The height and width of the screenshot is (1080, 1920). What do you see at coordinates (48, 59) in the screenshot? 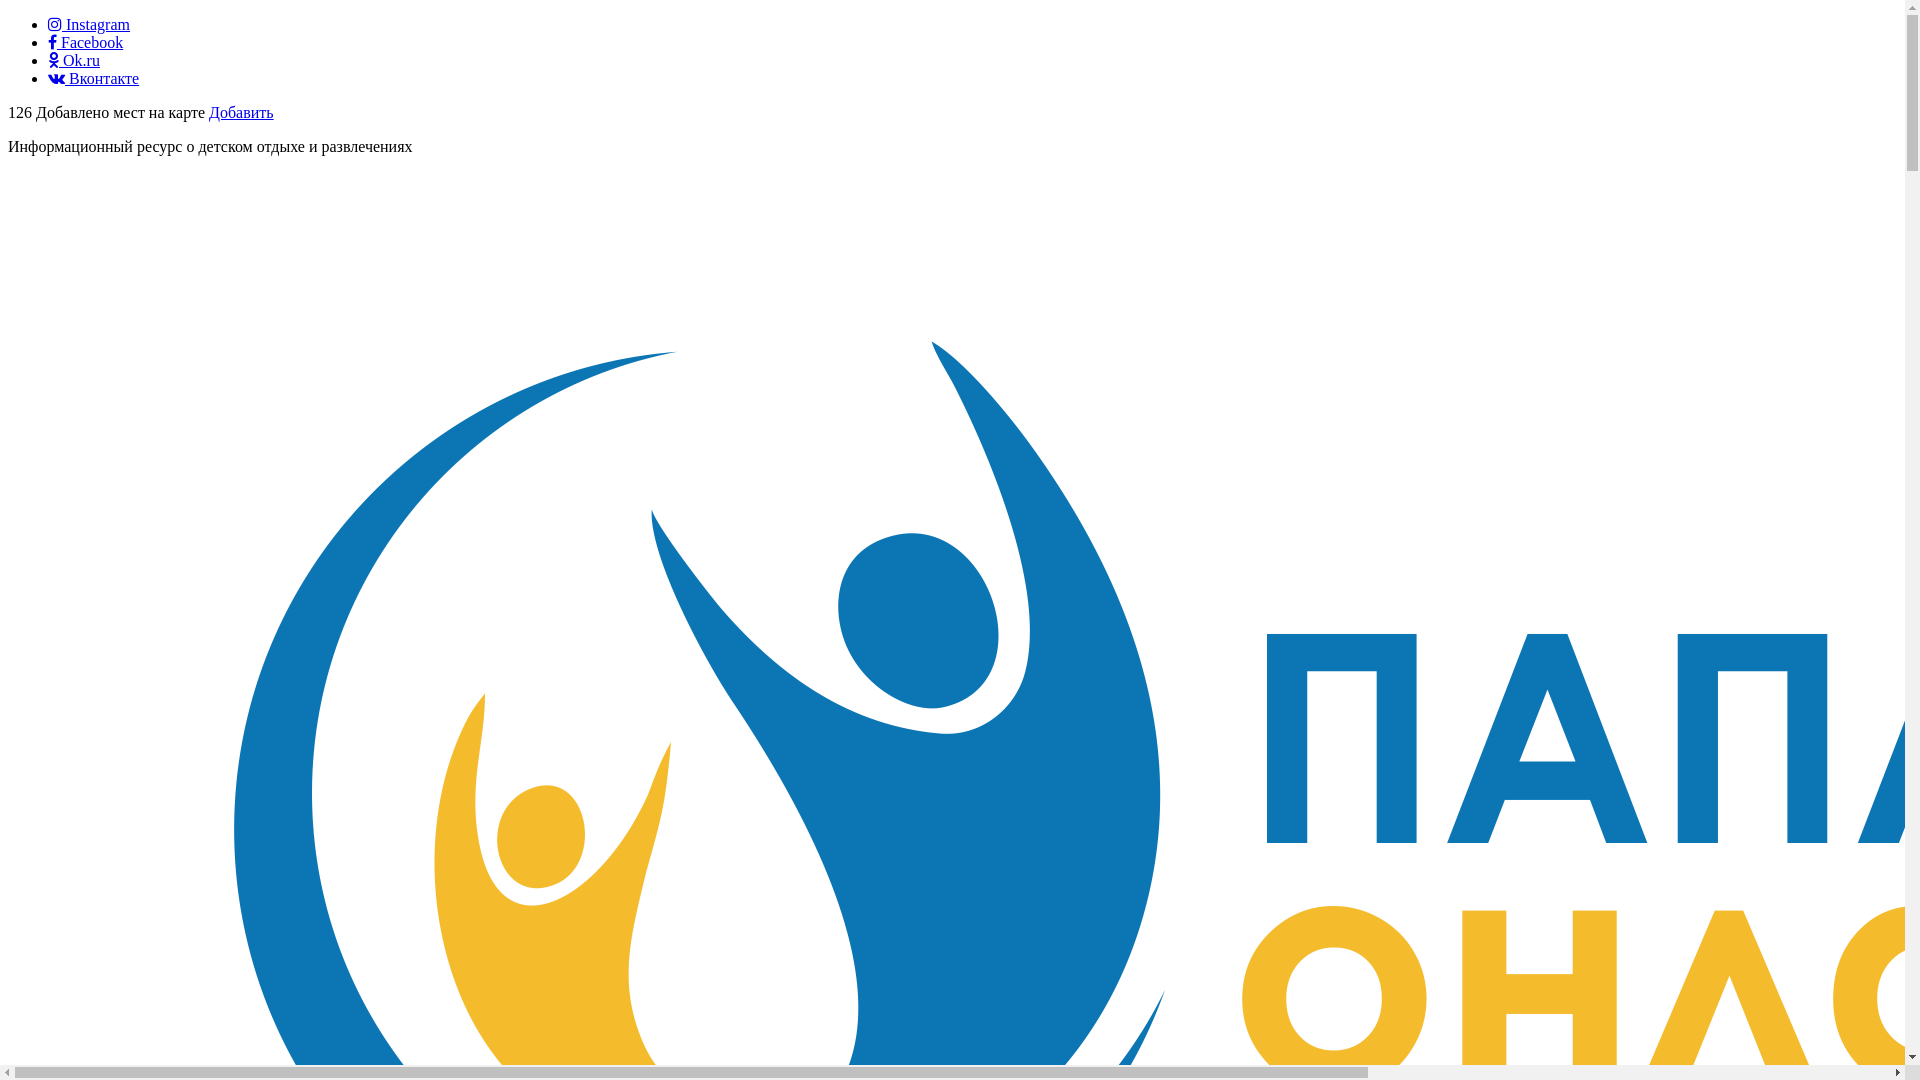
I see `'Ok.ru'` at bounding box center [48, 59].